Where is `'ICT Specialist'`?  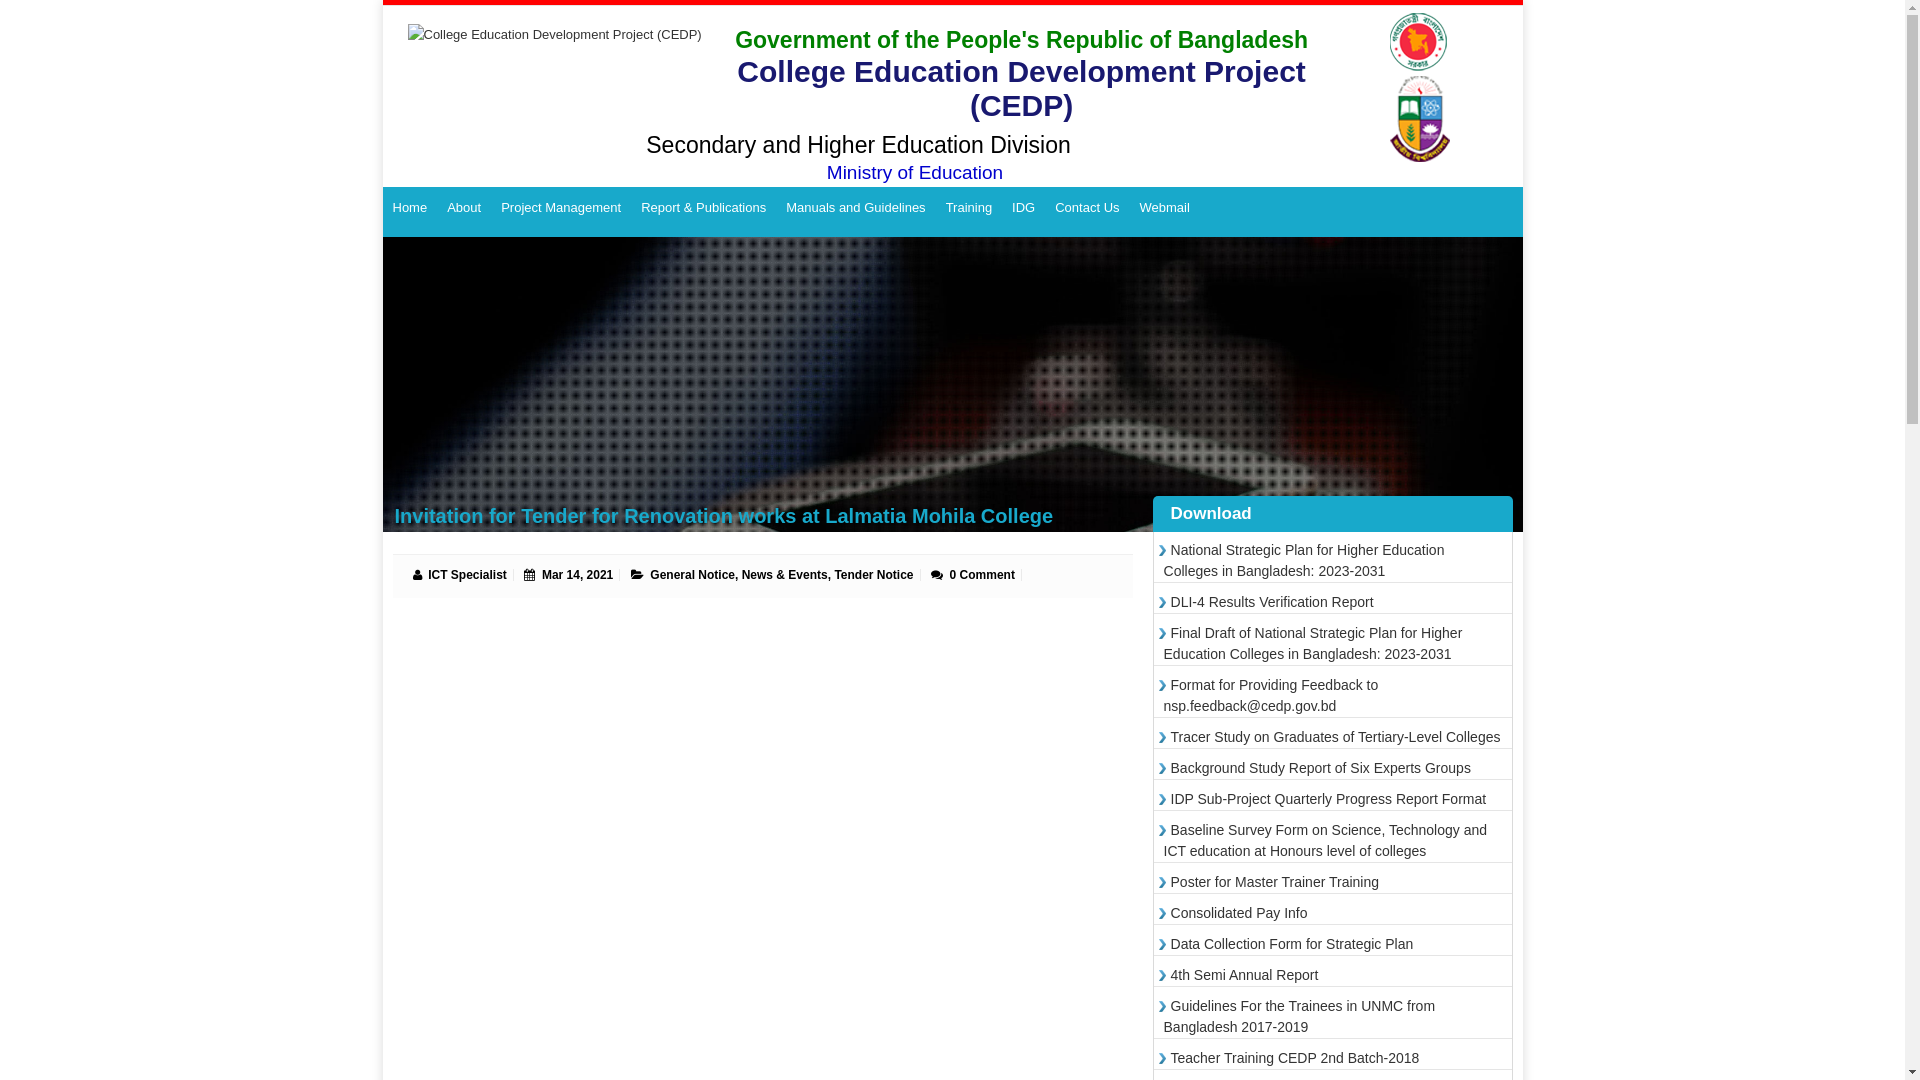 'ICT Specialist' is located at coordinates (426, 574).